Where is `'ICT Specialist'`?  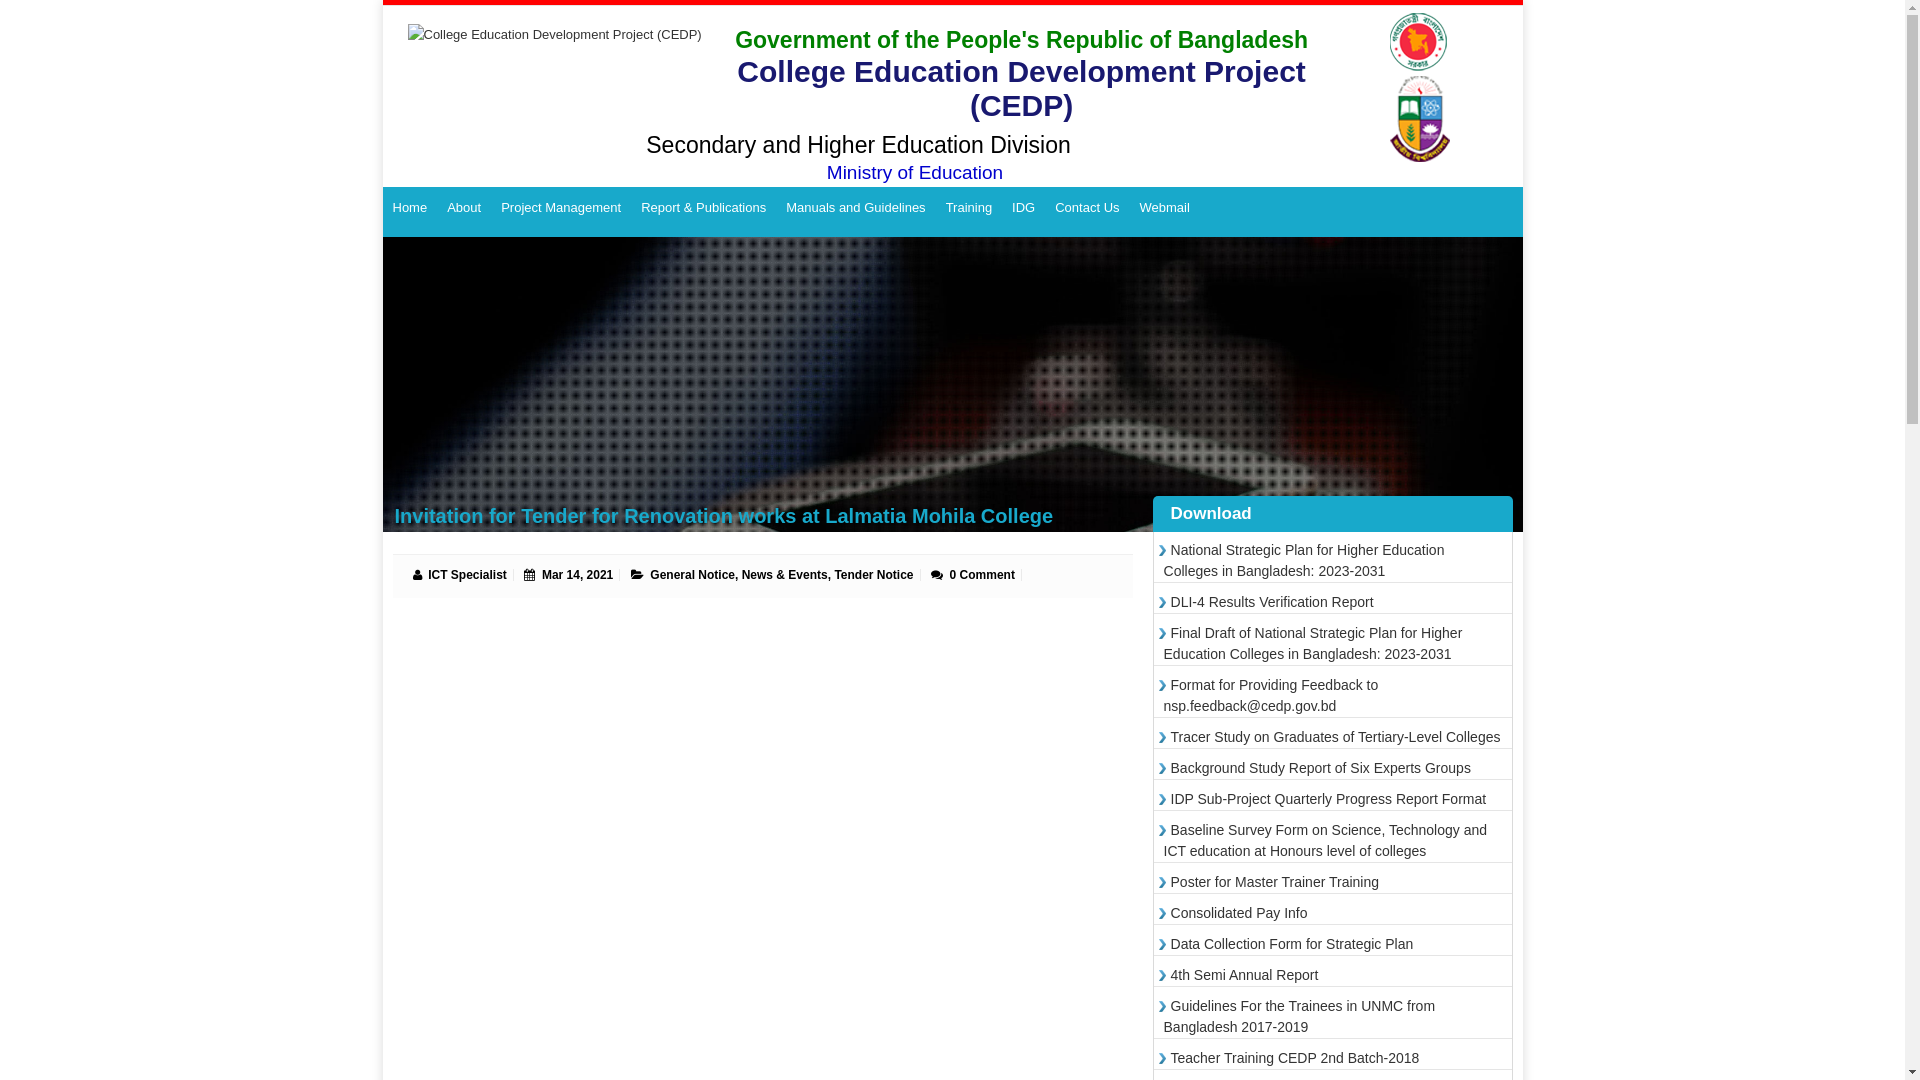 'ICT Specialist' is located at coordinates (426, 574).